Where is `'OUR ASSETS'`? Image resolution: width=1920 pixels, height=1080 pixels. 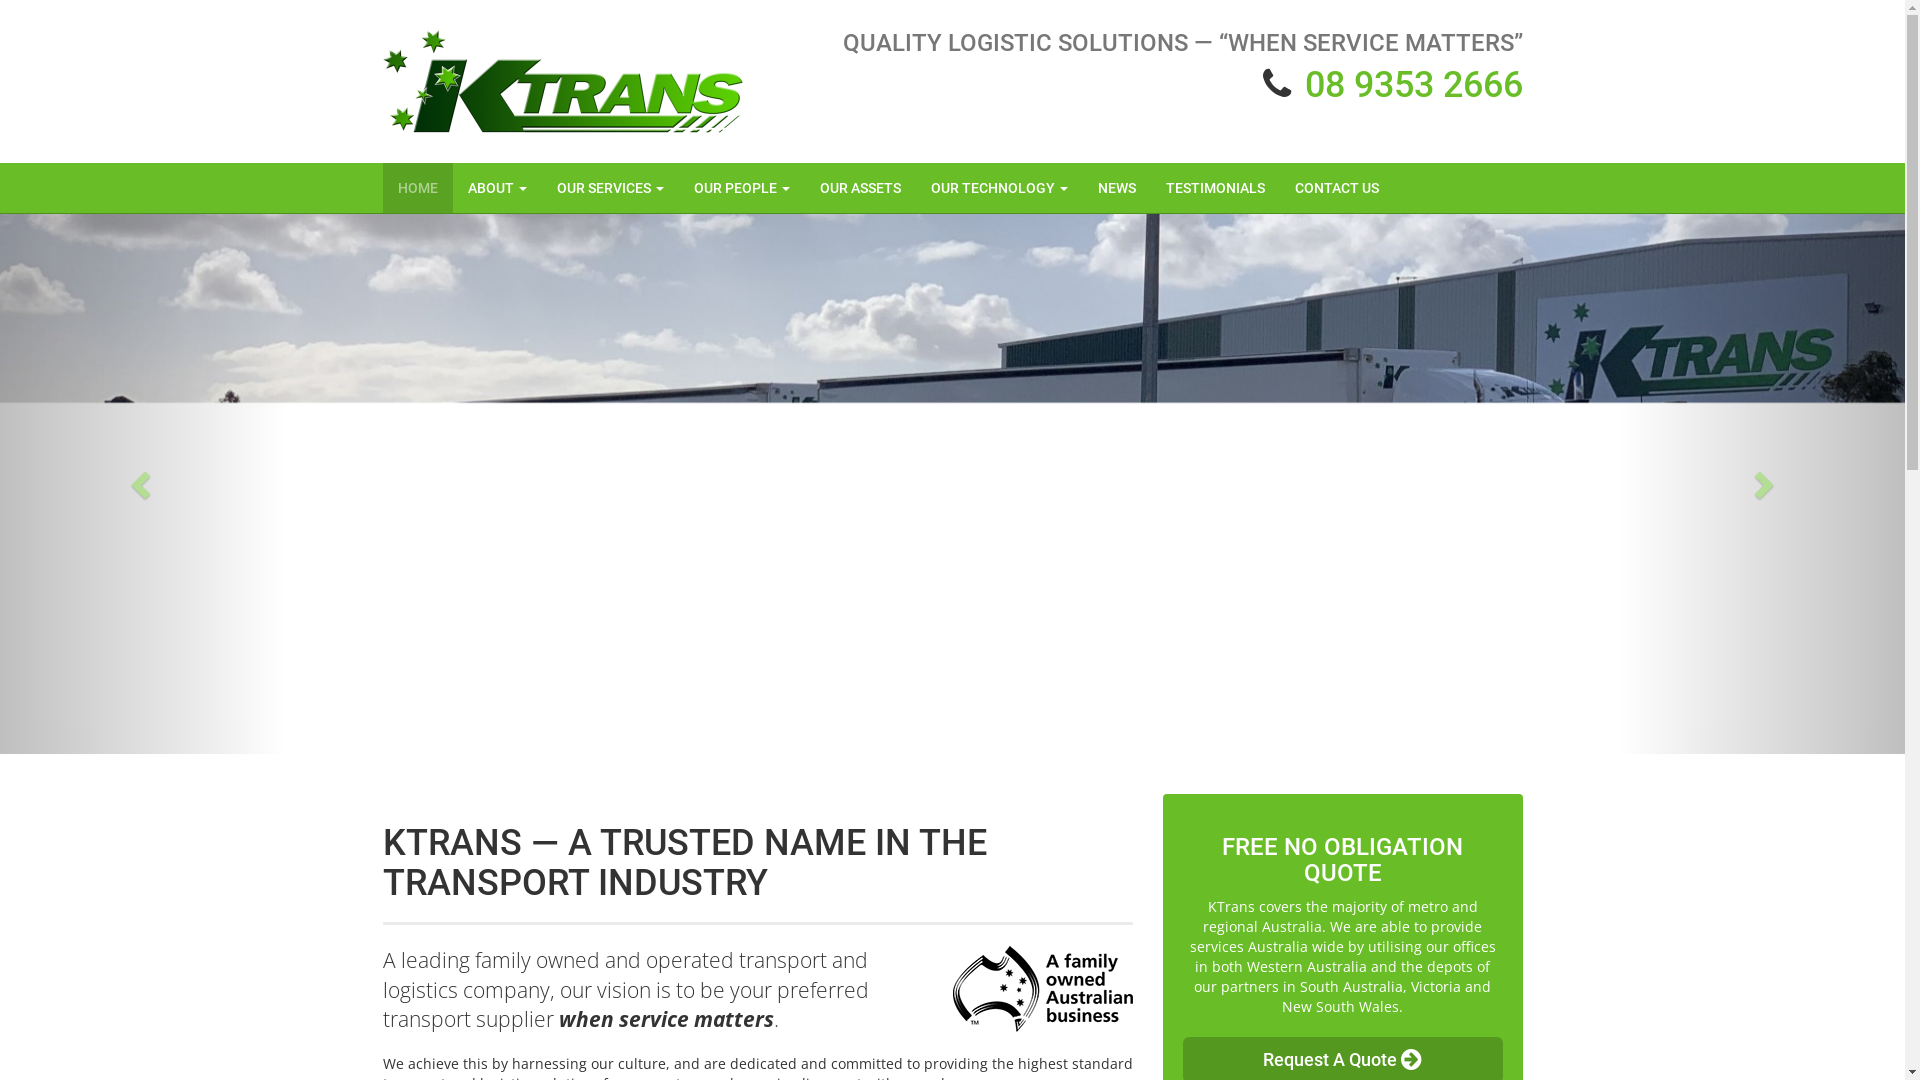
'OUR ASSETS' is located at coordinates (859, 188).